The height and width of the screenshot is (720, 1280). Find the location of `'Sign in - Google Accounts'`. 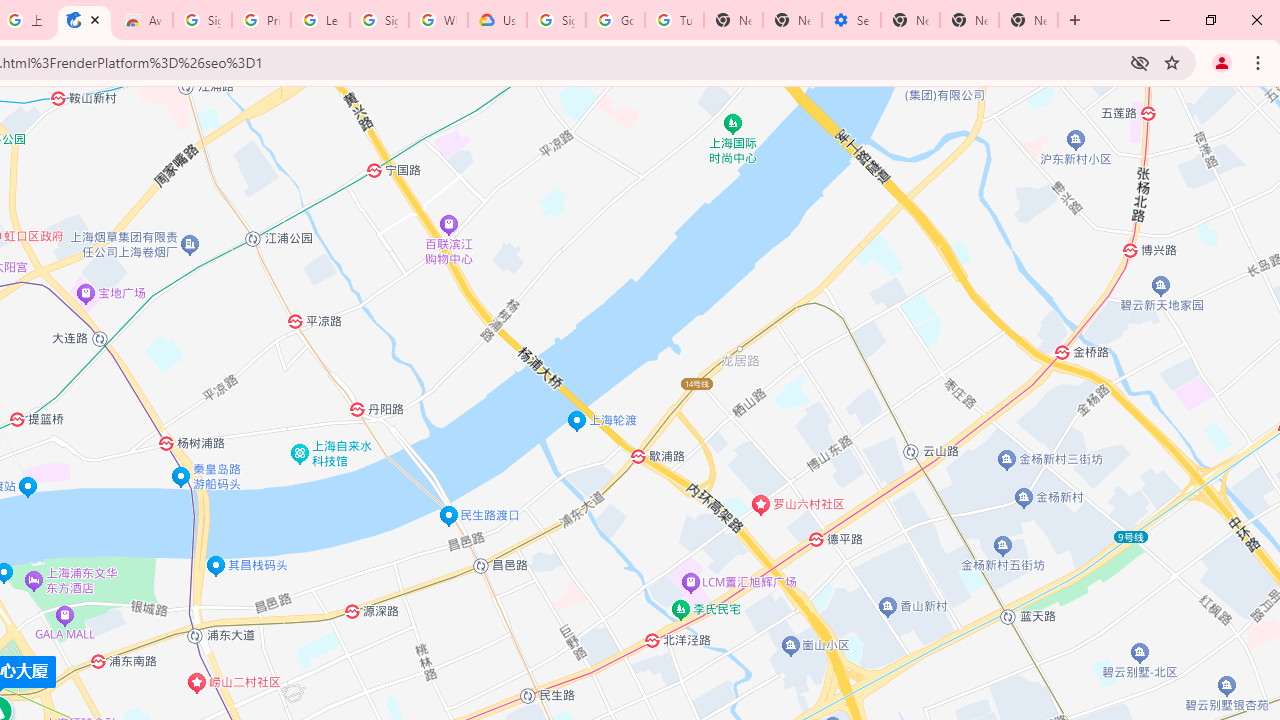

'Sign in - Google Accounts' is located at coordinates (379, 20).